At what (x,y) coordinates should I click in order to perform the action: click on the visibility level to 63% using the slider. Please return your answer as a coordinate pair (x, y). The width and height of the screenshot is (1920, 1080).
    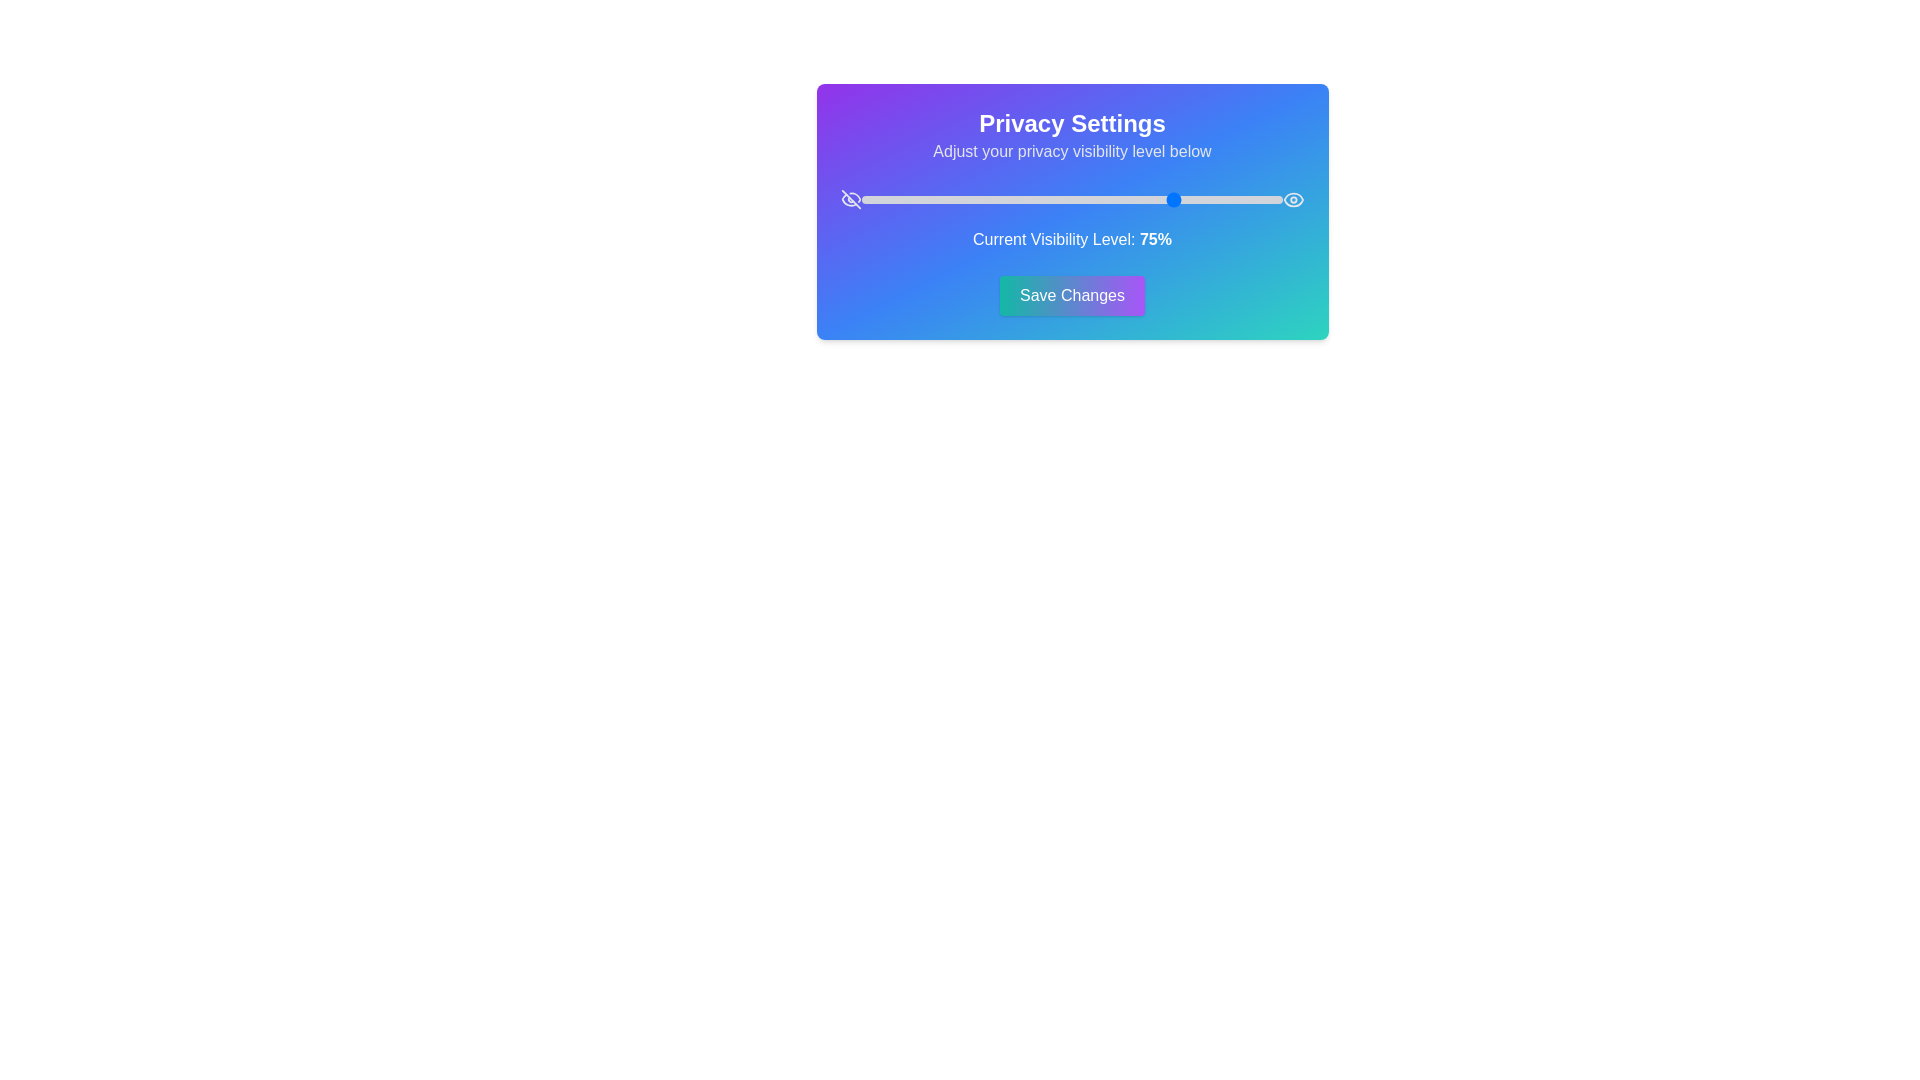
    Looking at the image, I should click on (1127, 200).